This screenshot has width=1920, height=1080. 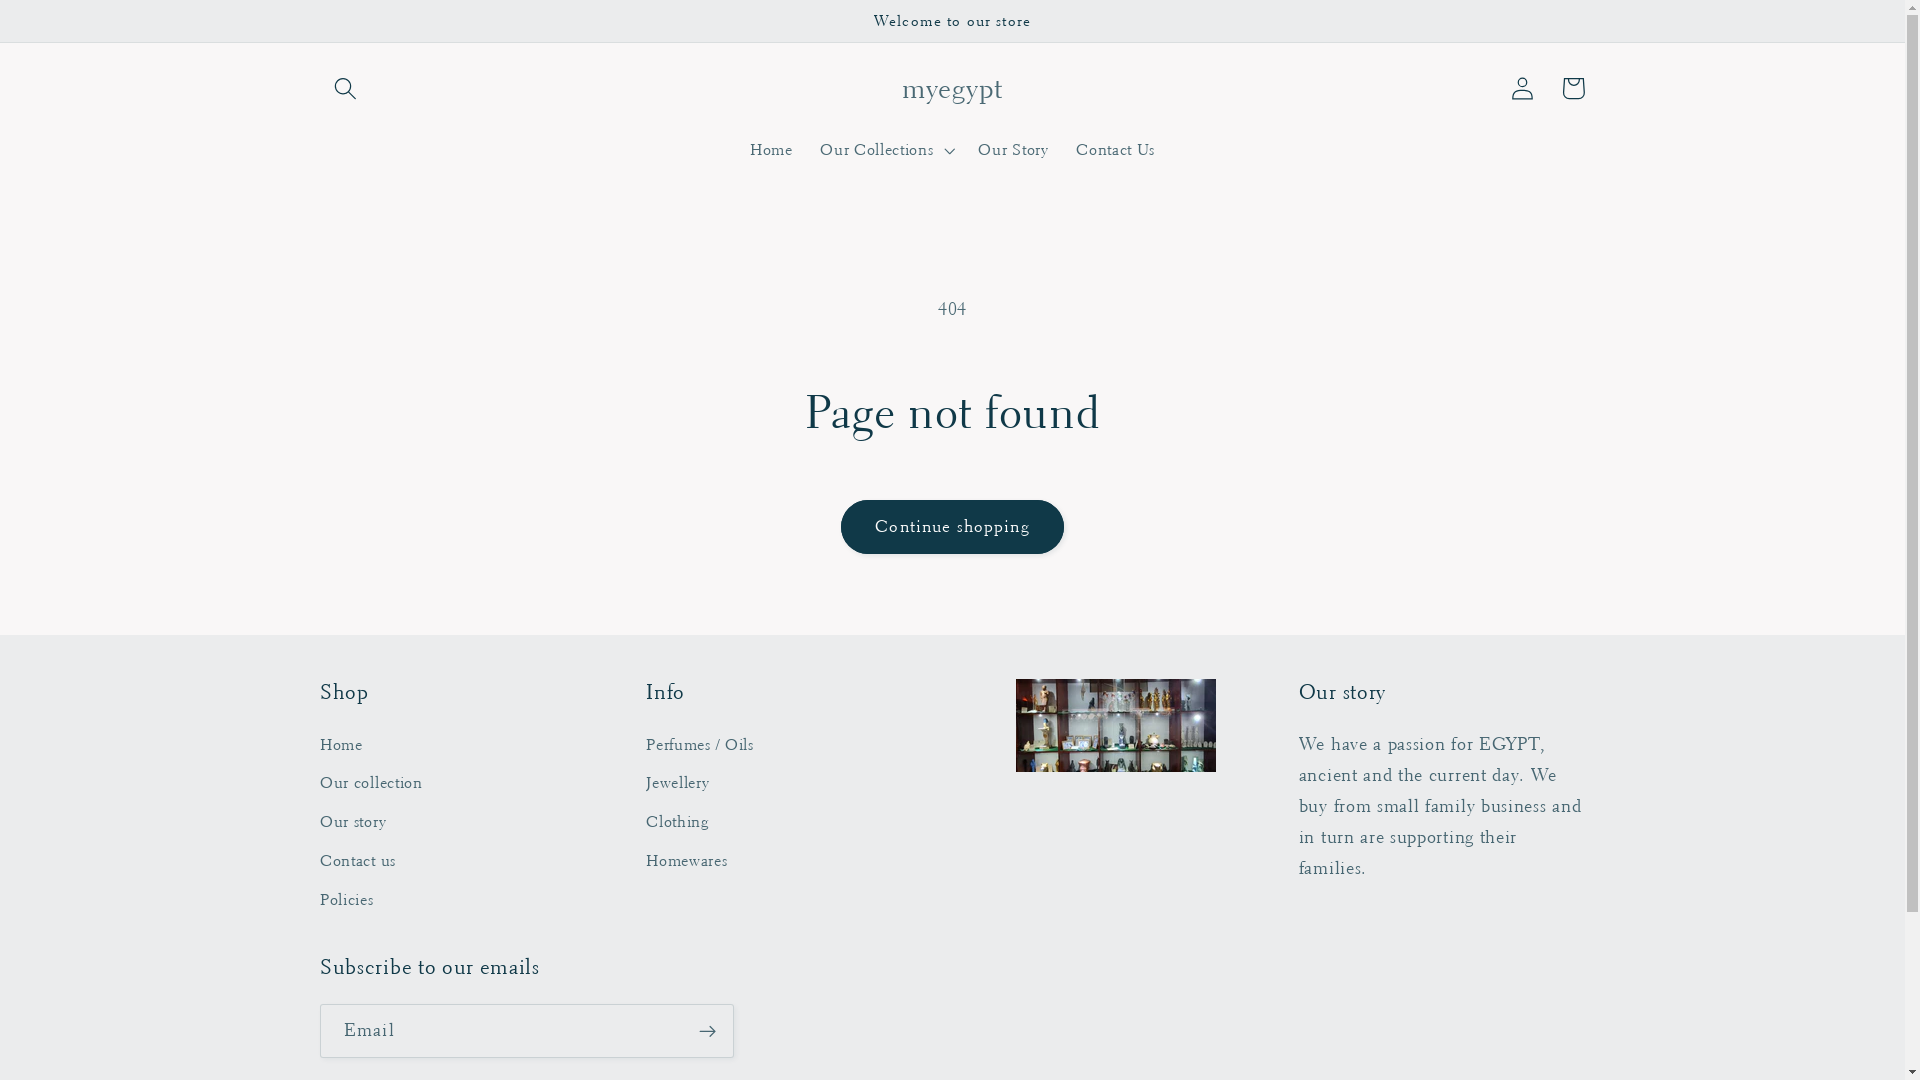 What do you see at coordinates (371, 783) in the screenshot?
I see `'Our collection'` at bounding box center [371, 783].